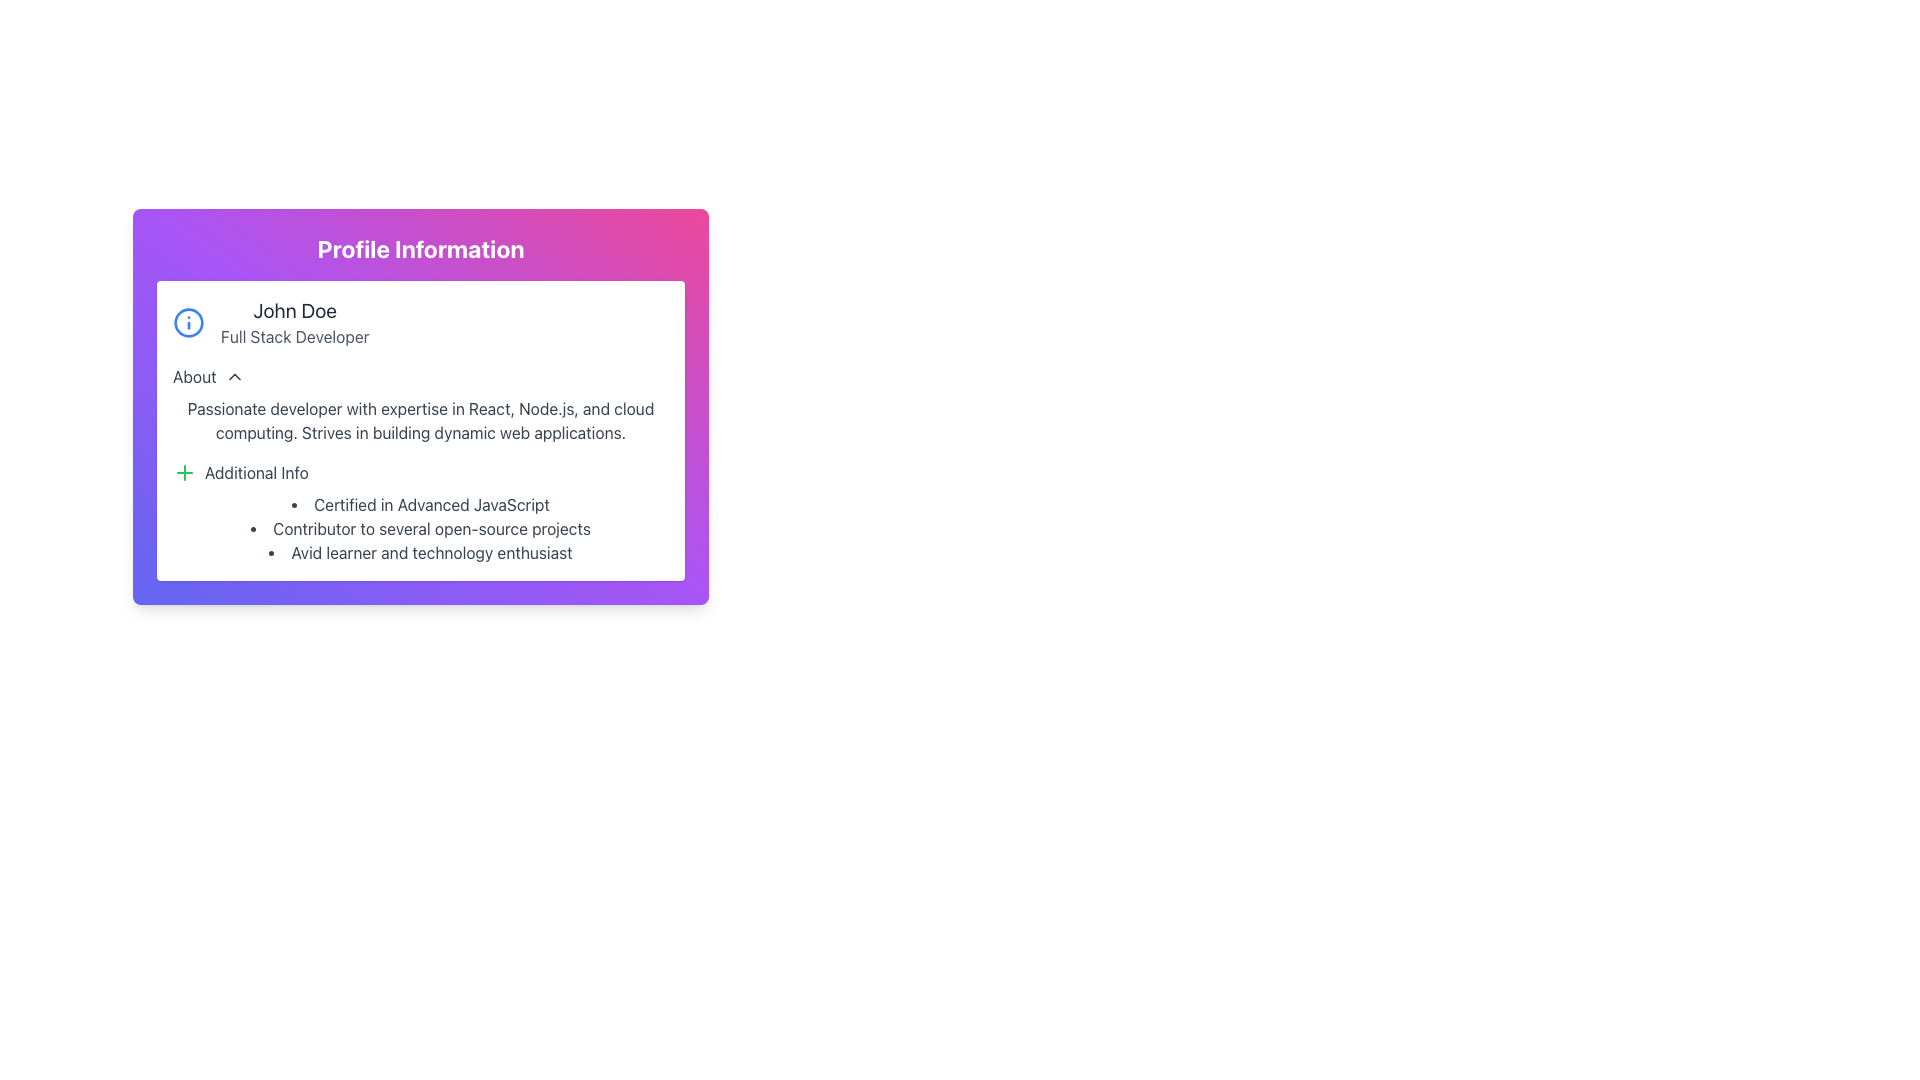 Image resolution: width=1920 pixels, height=1080 pixels. Describe the element at coordinates (208, 377) in the screenshot. I see `the collapsible header button located in the top-left section of the profile card` at that location.